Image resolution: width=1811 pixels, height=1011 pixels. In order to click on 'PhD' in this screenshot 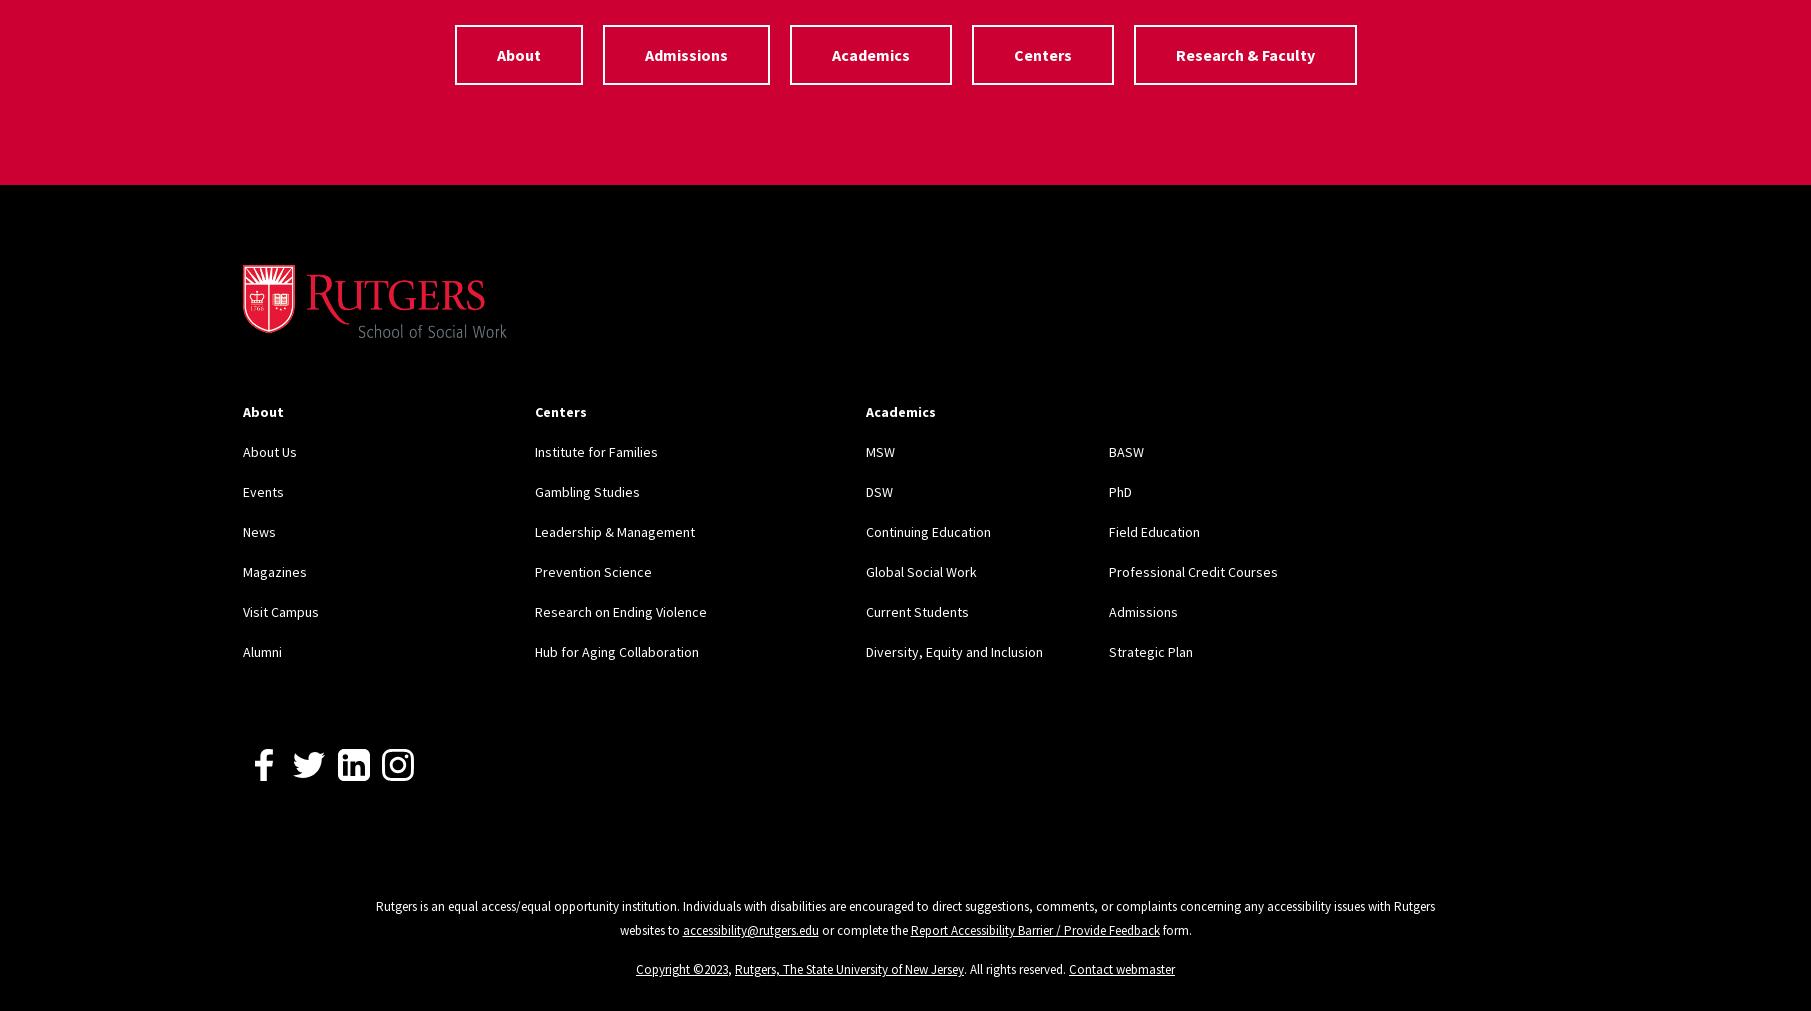, I will do `click(1118, 490)`.